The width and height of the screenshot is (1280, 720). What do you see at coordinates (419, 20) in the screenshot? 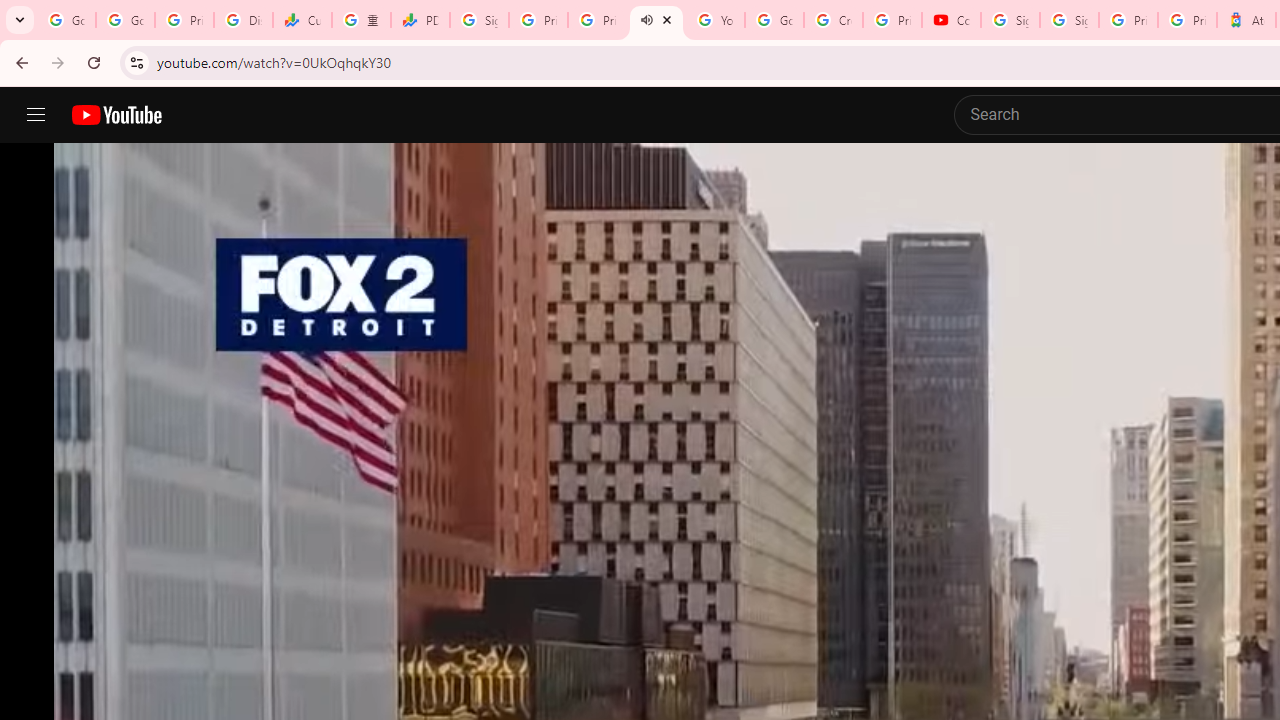
I see `'PDD Holdings Inc - ADR (PDD) Price & News - Google Finance'` at bounding box center [419, 20].